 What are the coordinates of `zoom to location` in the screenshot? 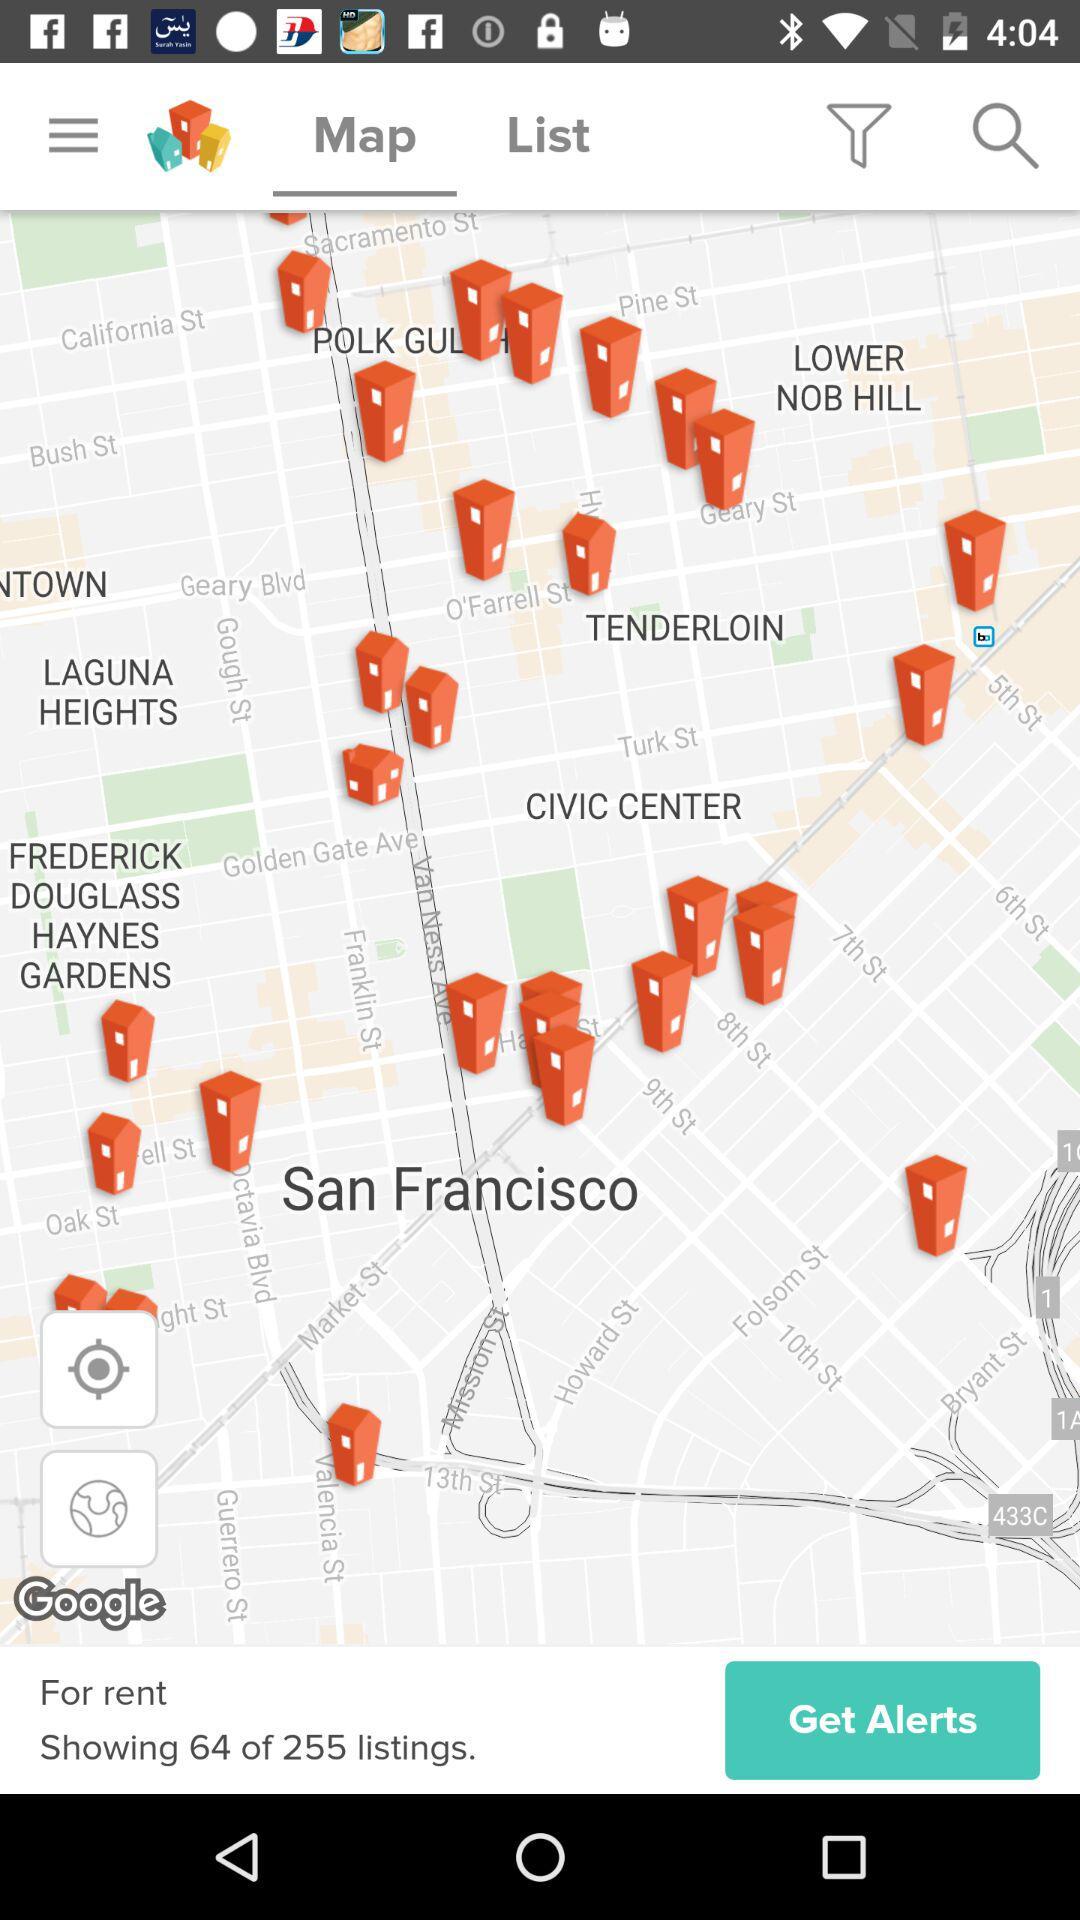 It's located at (99, 1368).